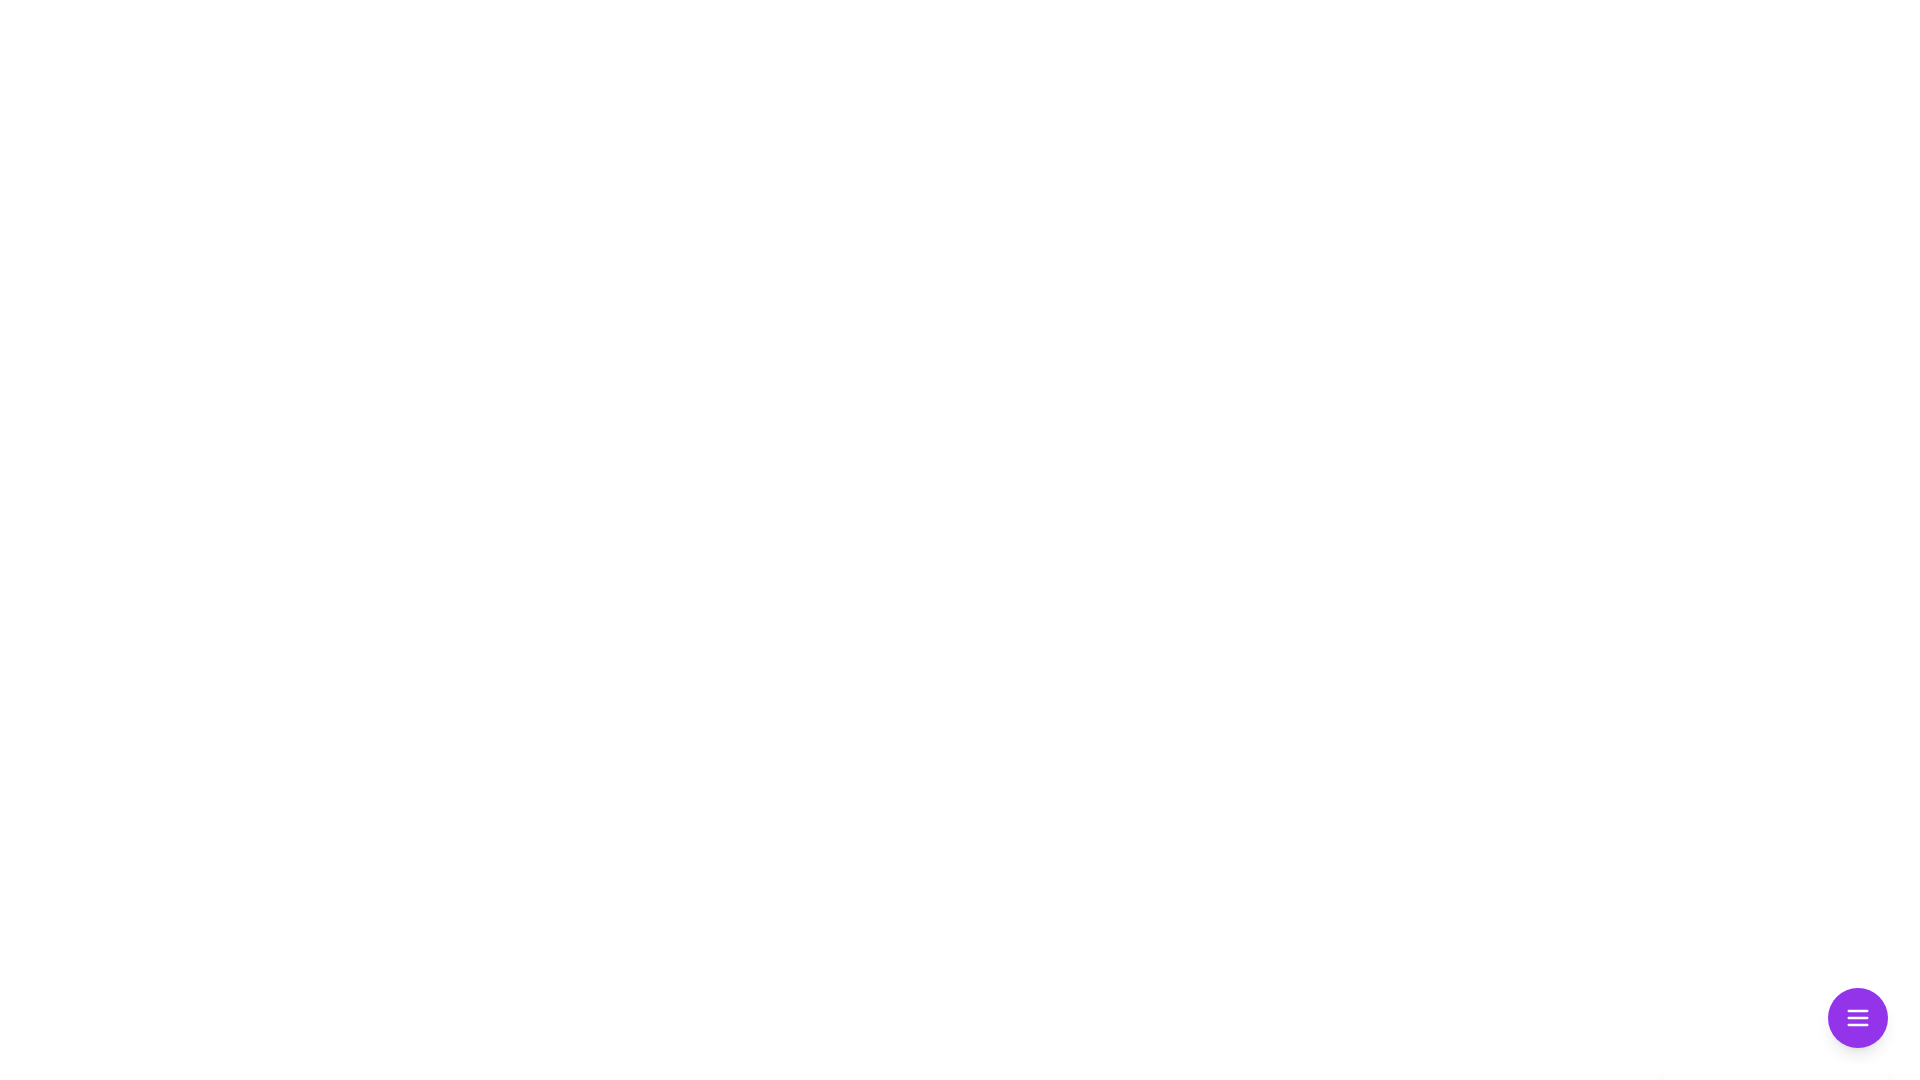 The width and height of the screenshot is (1920, 1080). Describe the element at coordinates (1856, 1018) in the screenshot. I see `the purple button to observe its hover effects` at that location.